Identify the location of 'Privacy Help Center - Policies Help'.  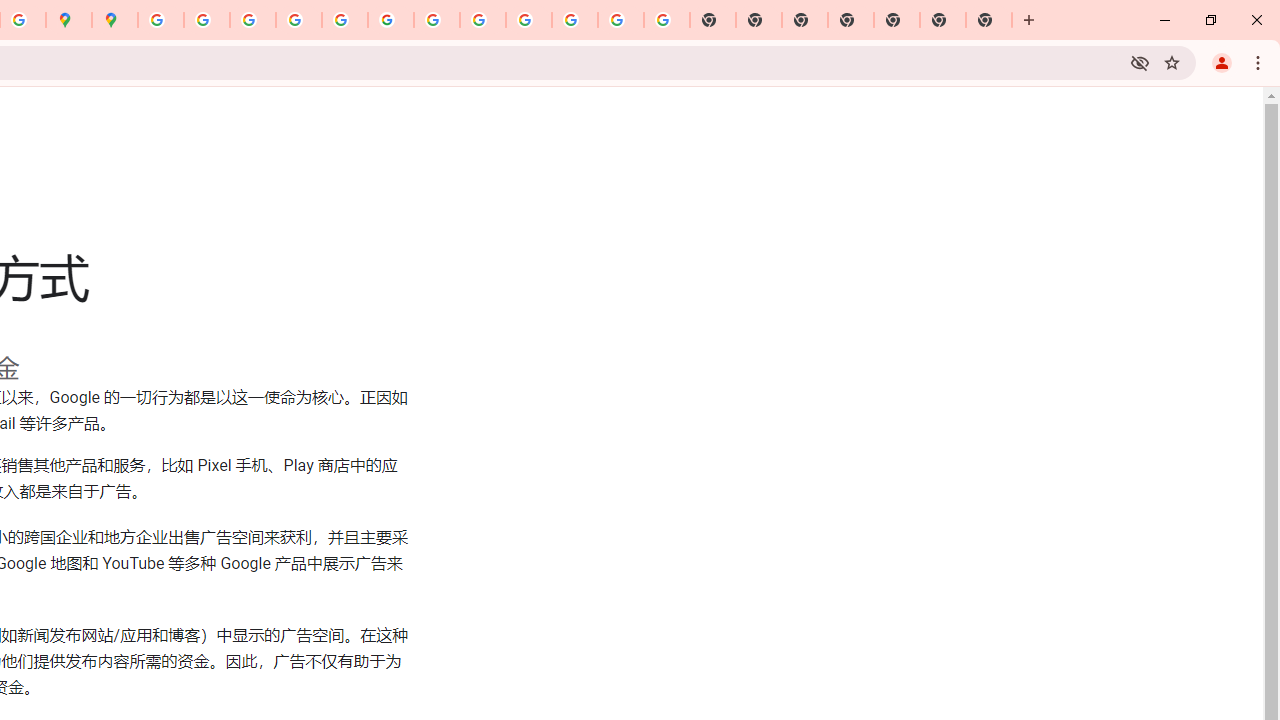
(252, 20).